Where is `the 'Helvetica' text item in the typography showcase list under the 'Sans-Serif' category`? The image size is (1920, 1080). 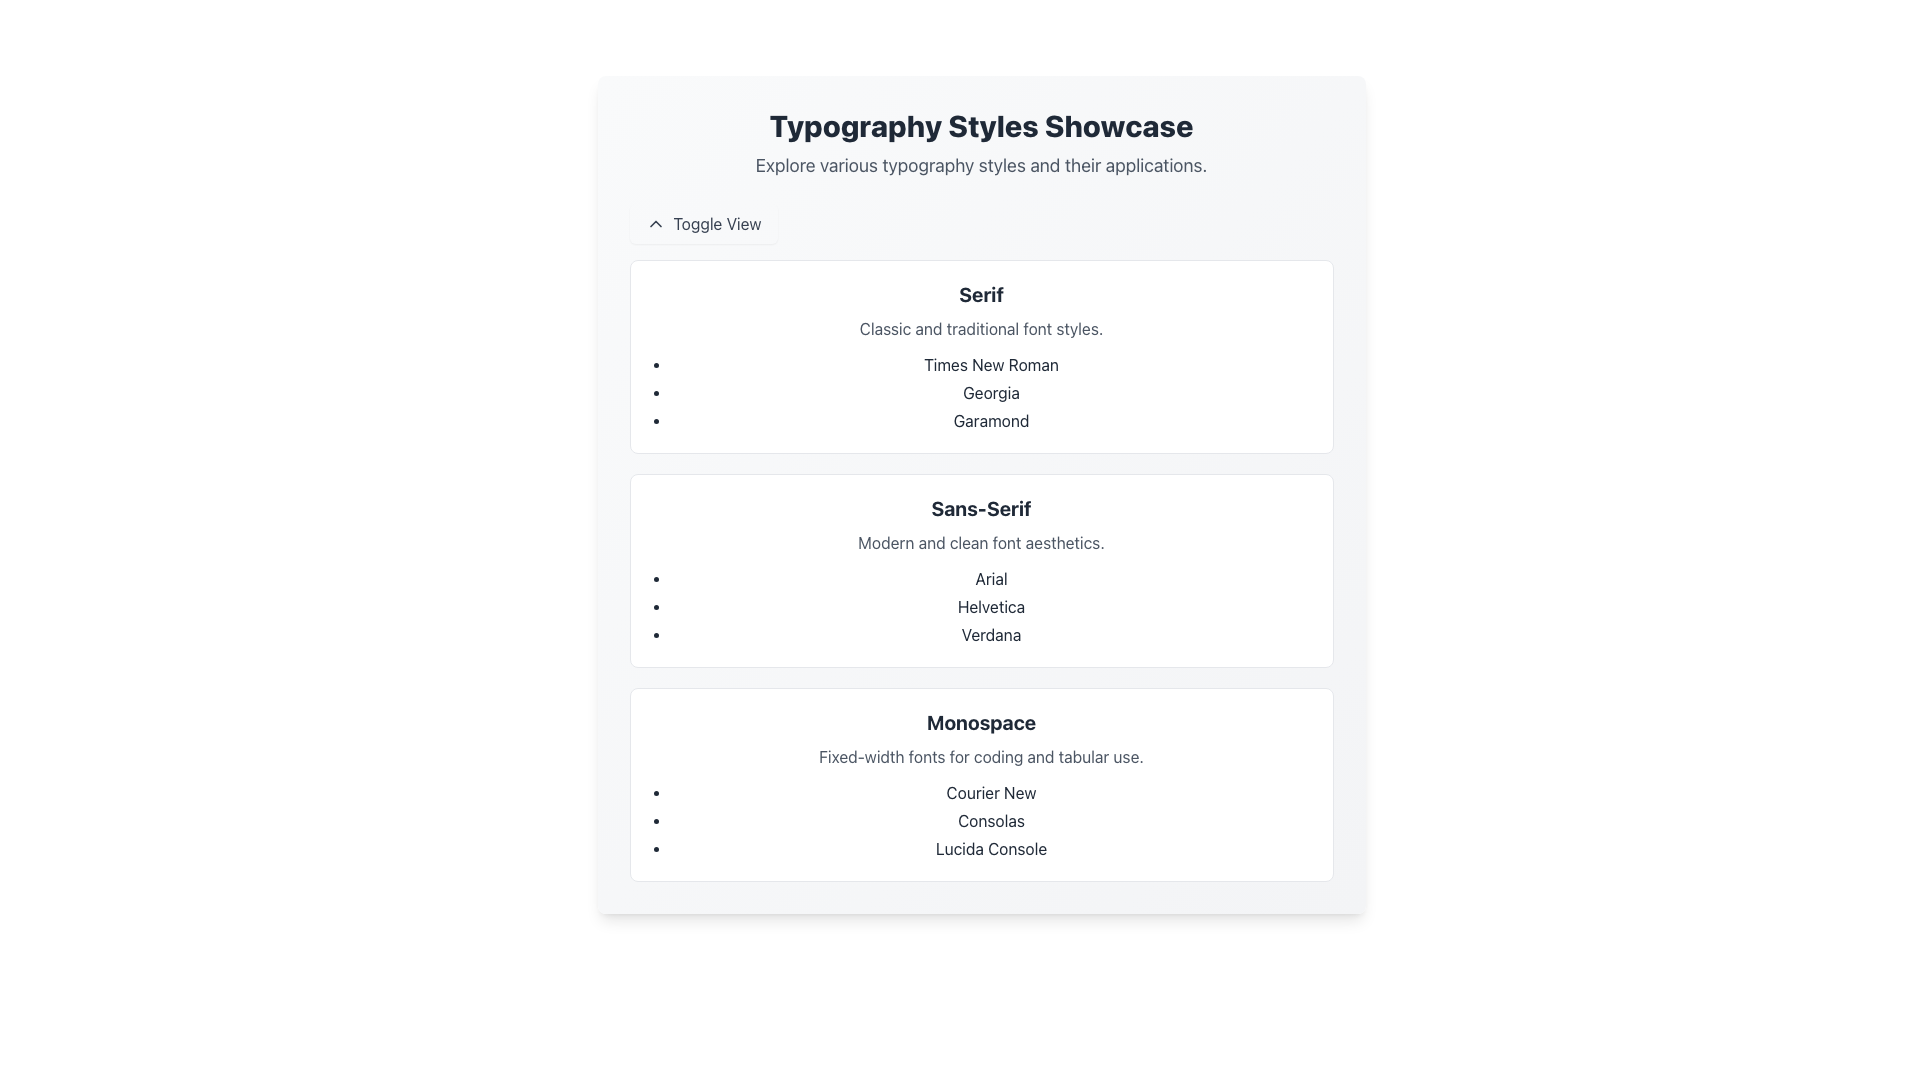
the 'Helvetica' text item in the typography showcase list under the 'Sans-Serif' category is located at coordinates (991, 605).